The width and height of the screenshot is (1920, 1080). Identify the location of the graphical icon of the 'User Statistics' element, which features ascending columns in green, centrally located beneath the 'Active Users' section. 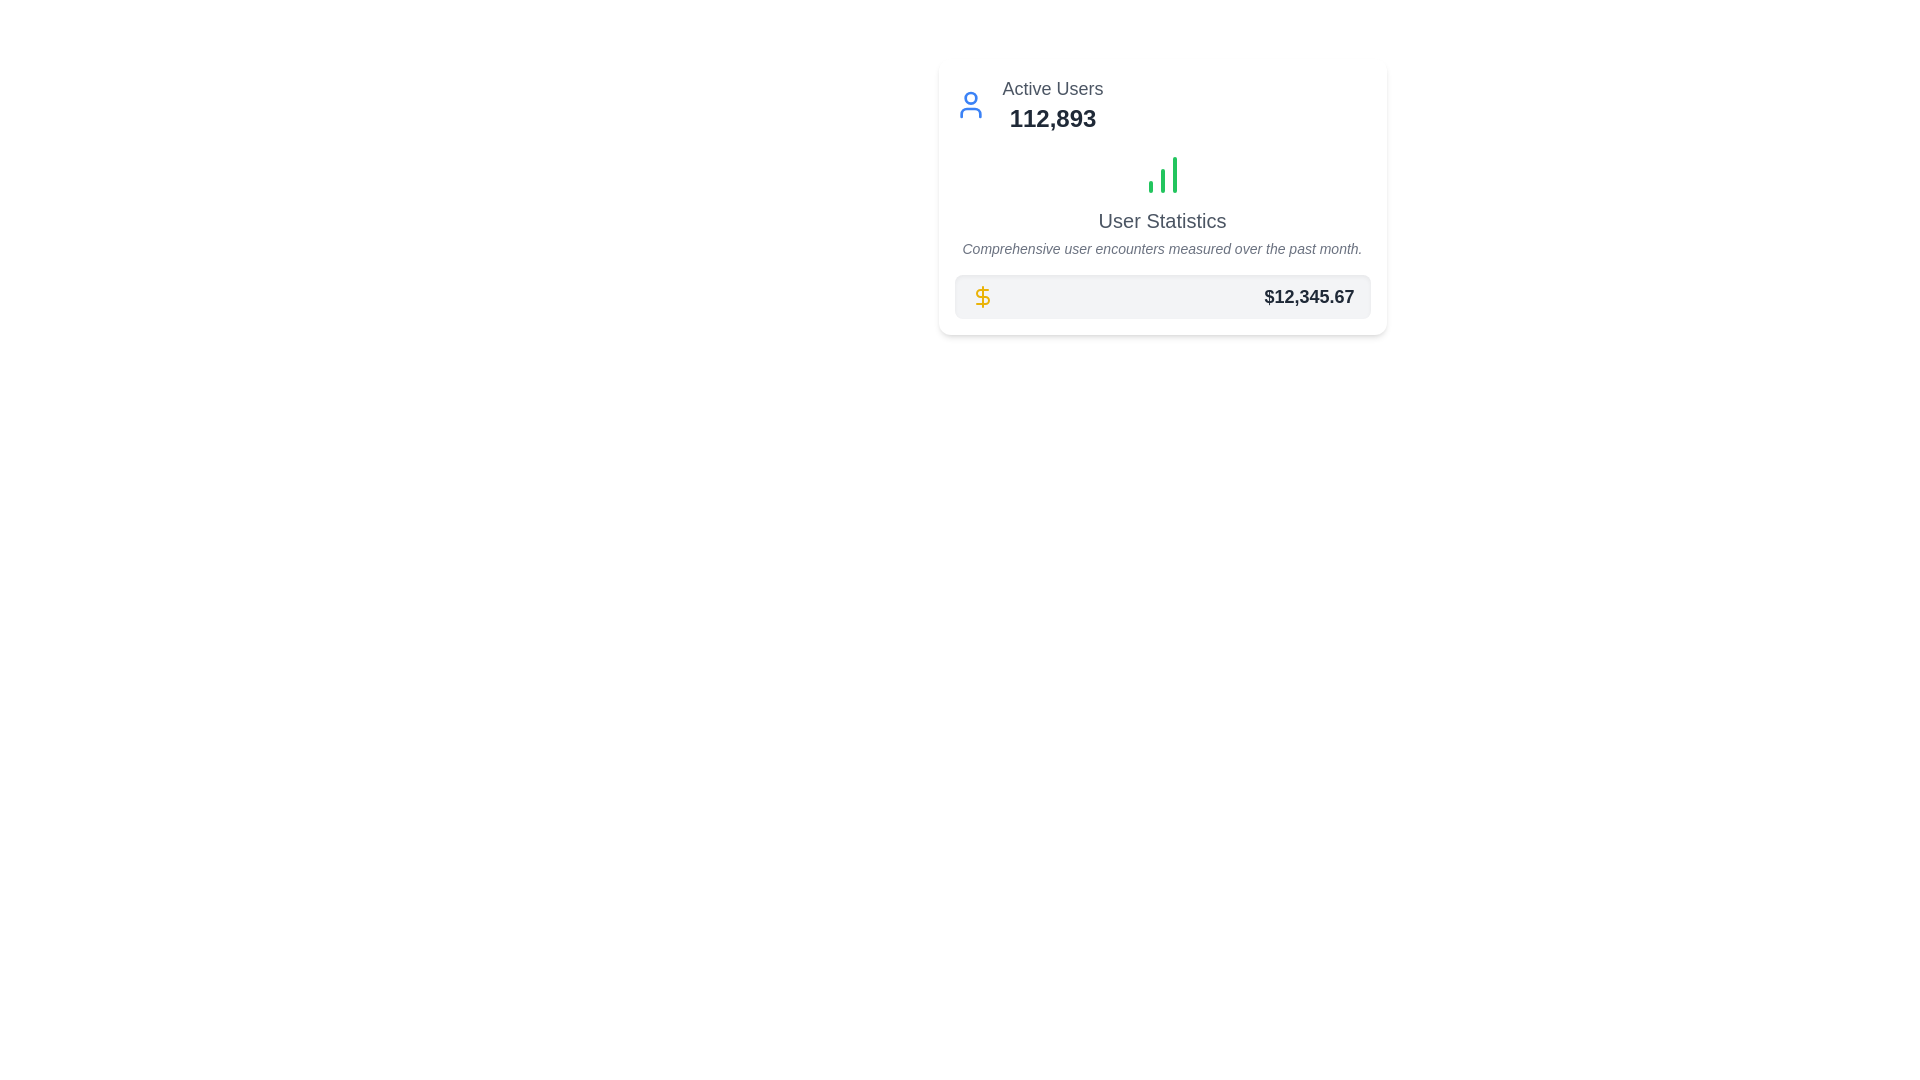
(1162, 204).